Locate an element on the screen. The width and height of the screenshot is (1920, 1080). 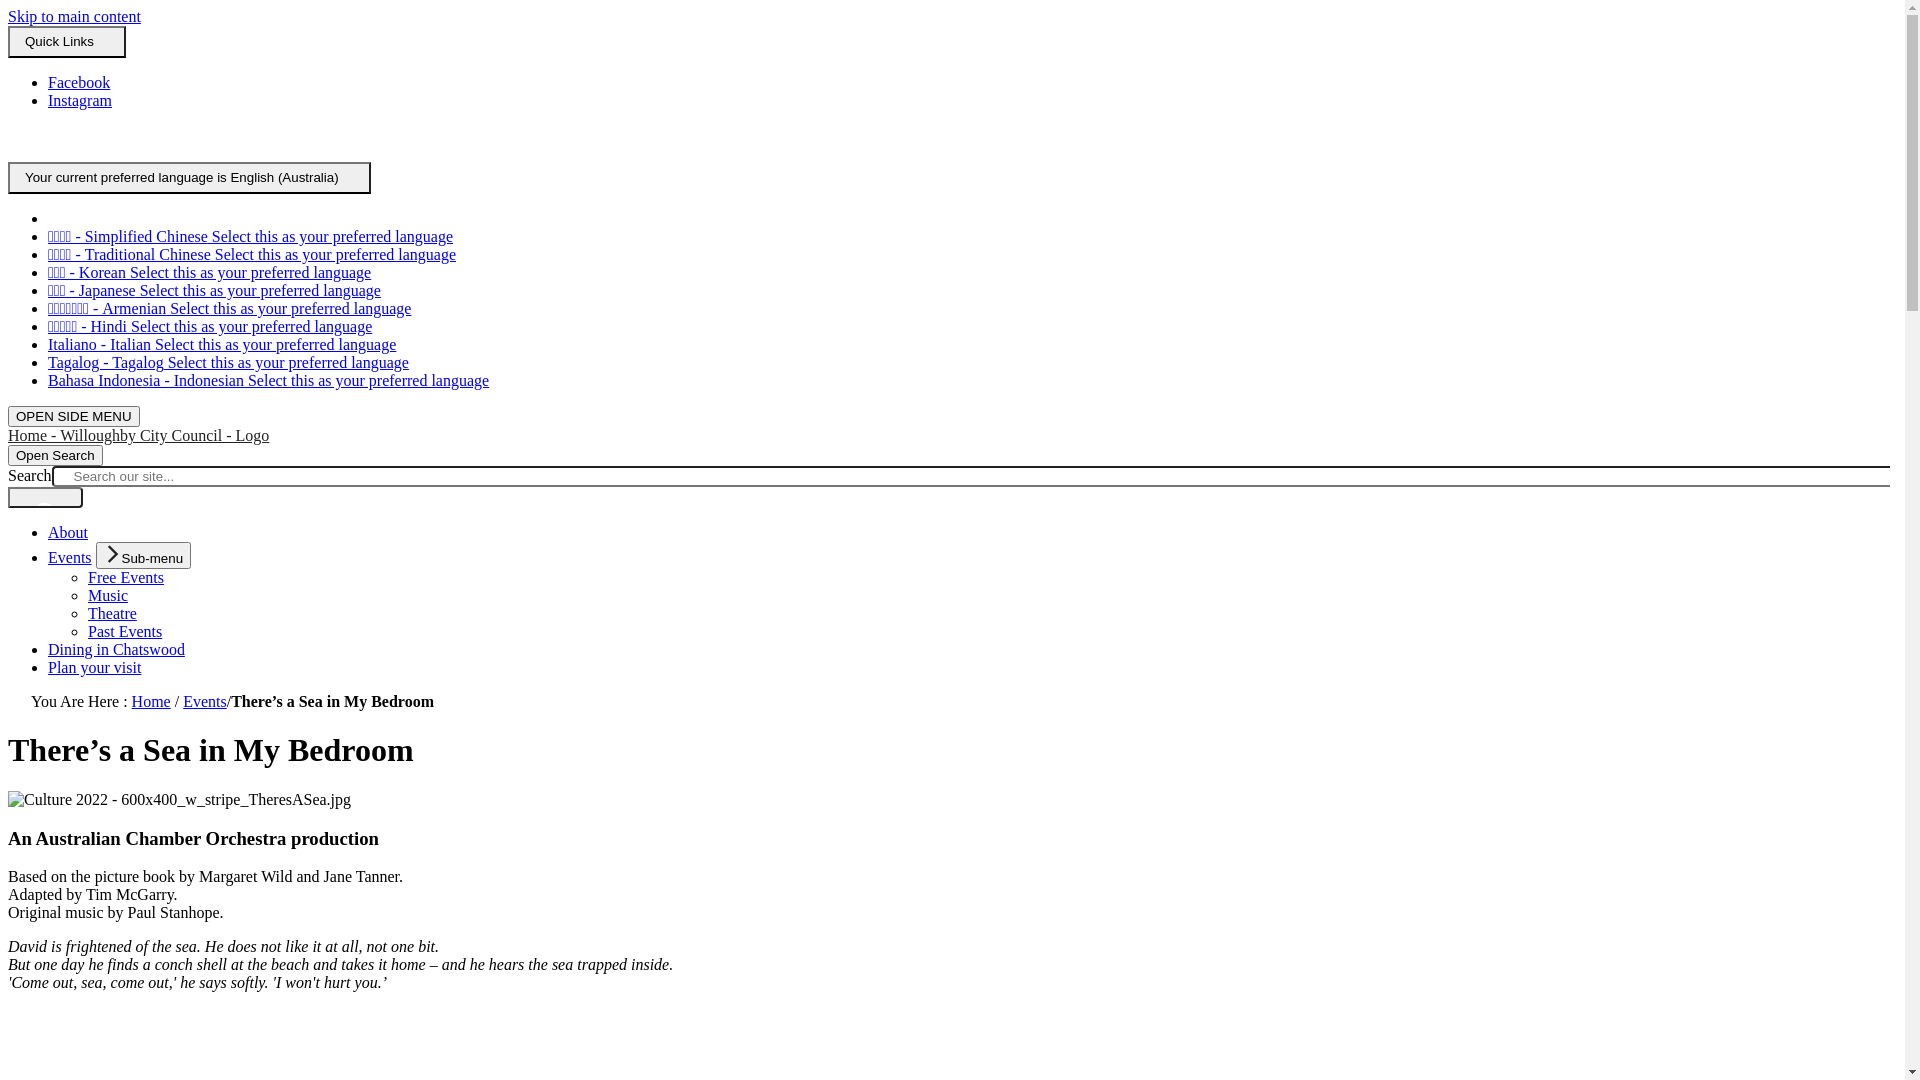
'Music' is located at coordinates (106, 594).